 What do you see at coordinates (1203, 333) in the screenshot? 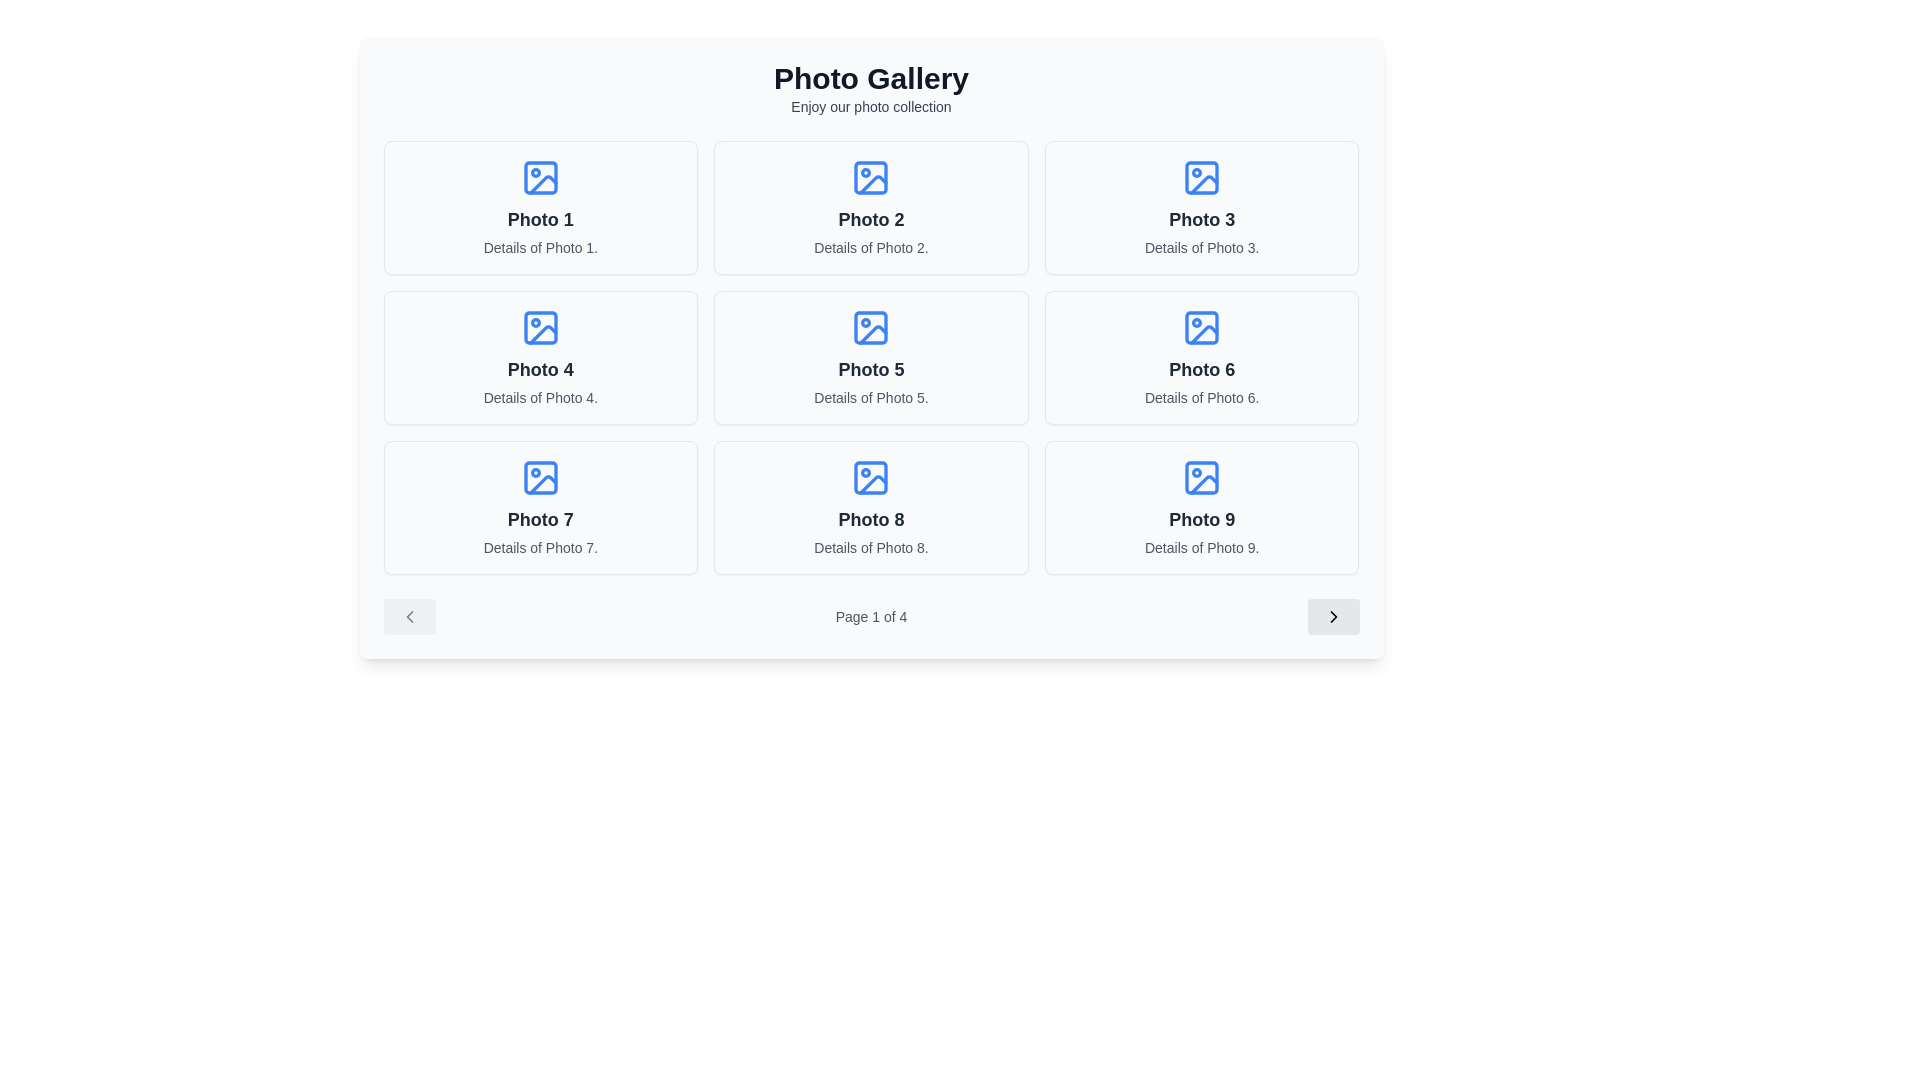
I see `the vector graphic element representing the image placeholder located in the second row, third column of the 3x3 grid layout for Photo 6` at bounding box center [1203, 333].